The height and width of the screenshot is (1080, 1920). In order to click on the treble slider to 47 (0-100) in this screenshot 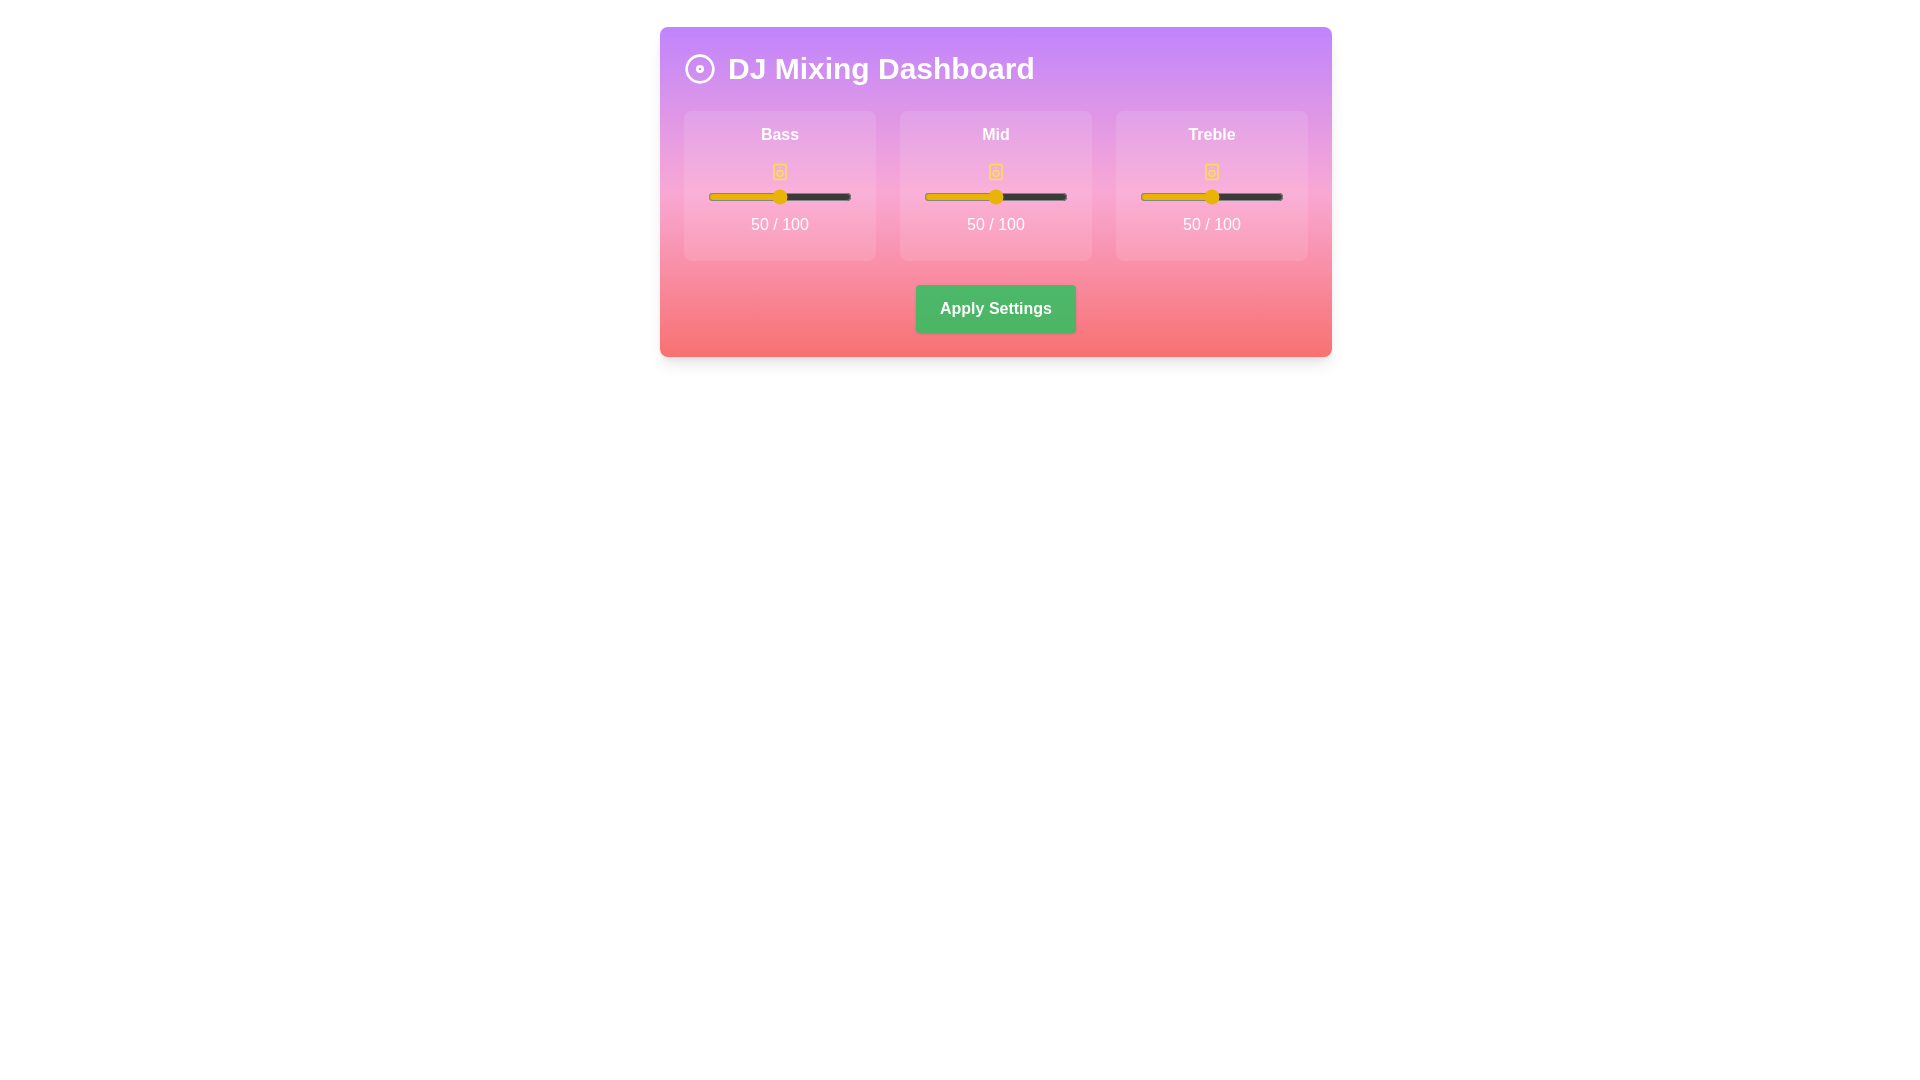, I will do `click(1206, 196)`.